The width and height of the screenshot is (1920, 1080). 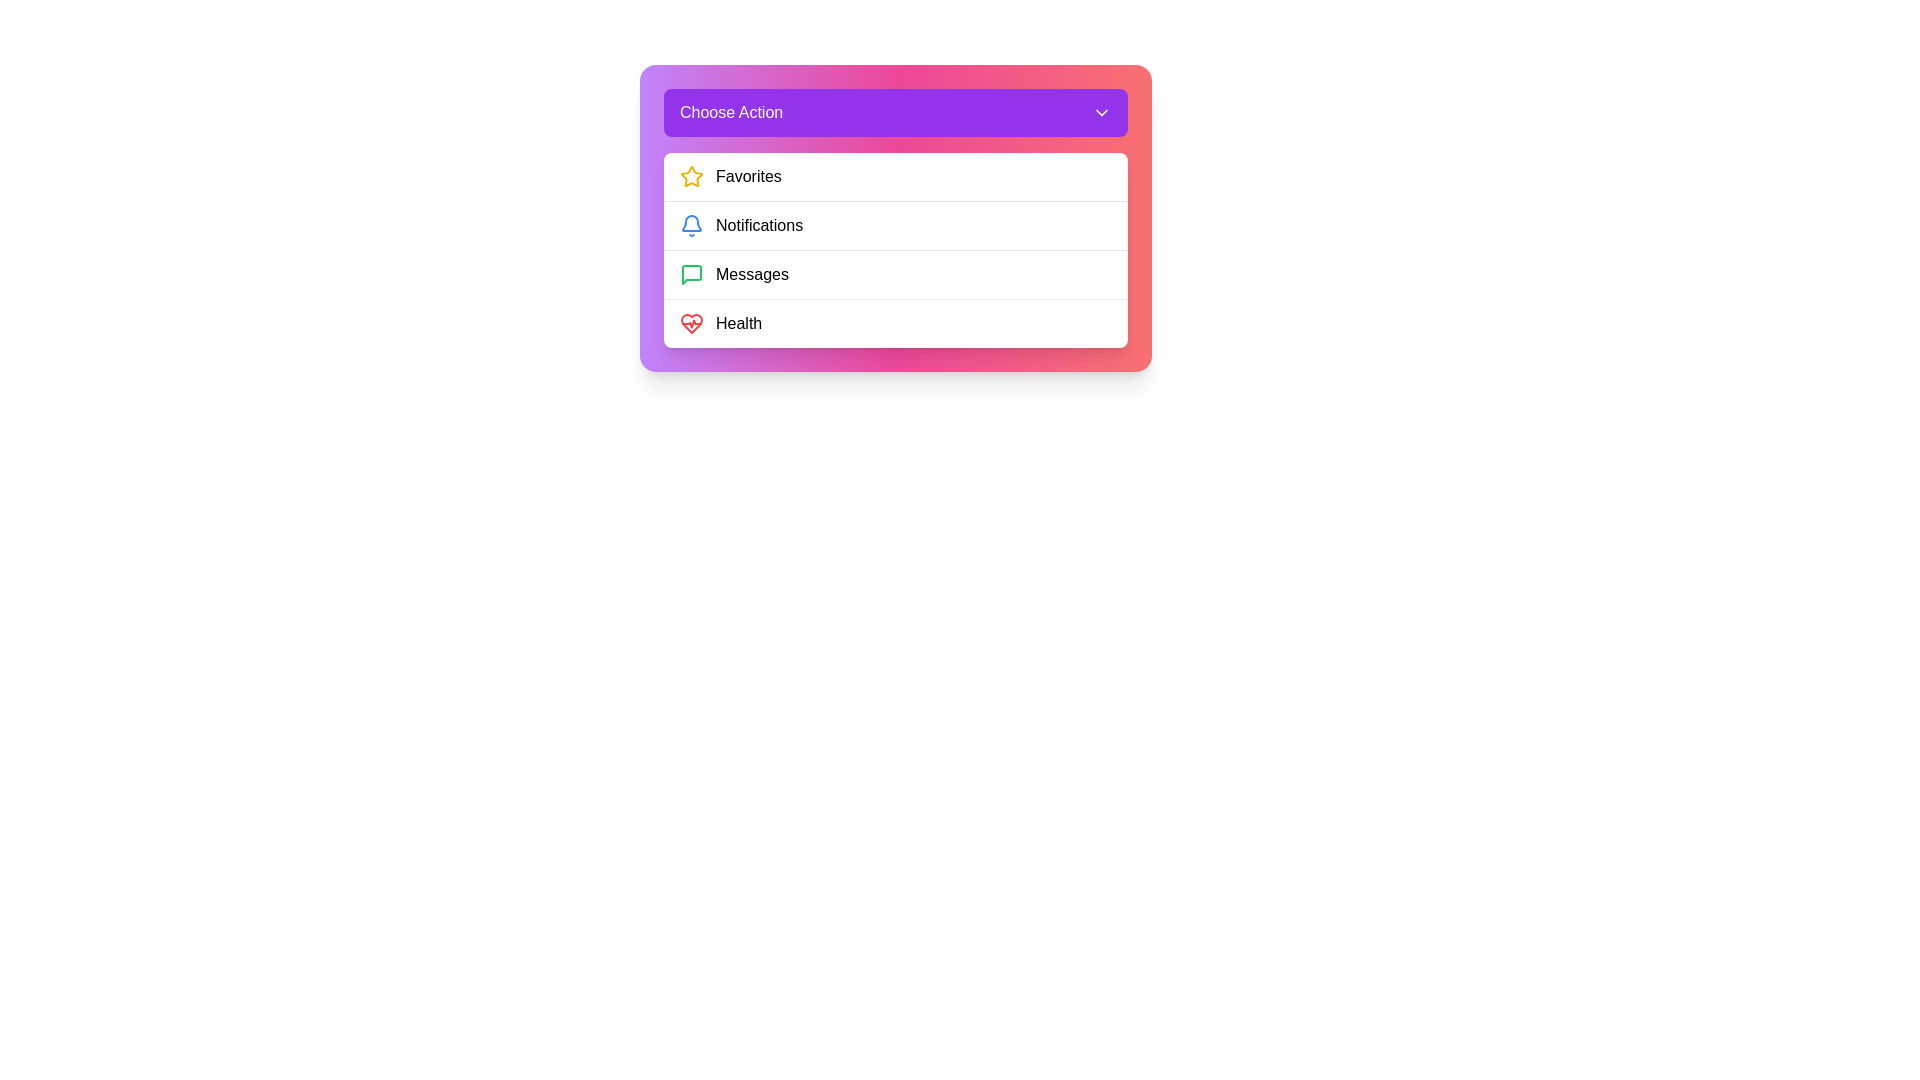 I want to click on the blue bell icon located as the second item in the vertical list under the 'Choose Action' dropdown menu, so click(x=691, y=223).